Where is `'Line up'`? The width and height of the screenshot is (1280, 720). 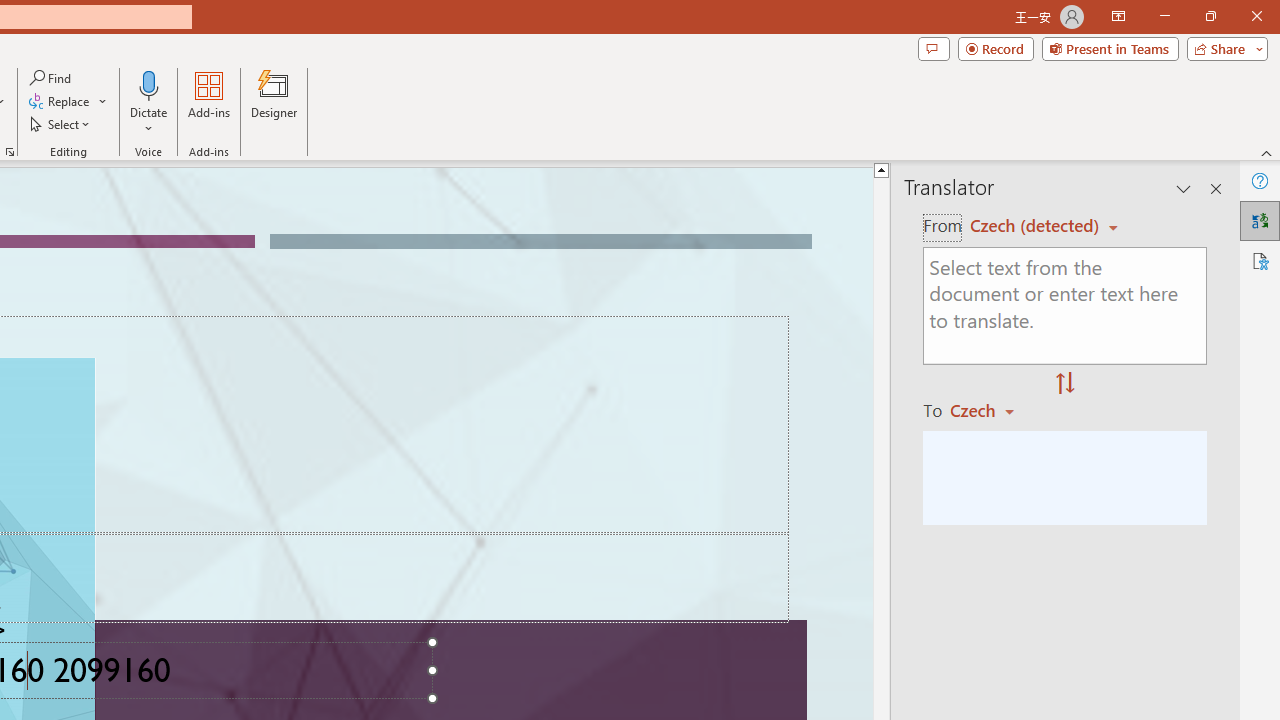 'Line up' is located at coordinates (880, 168).